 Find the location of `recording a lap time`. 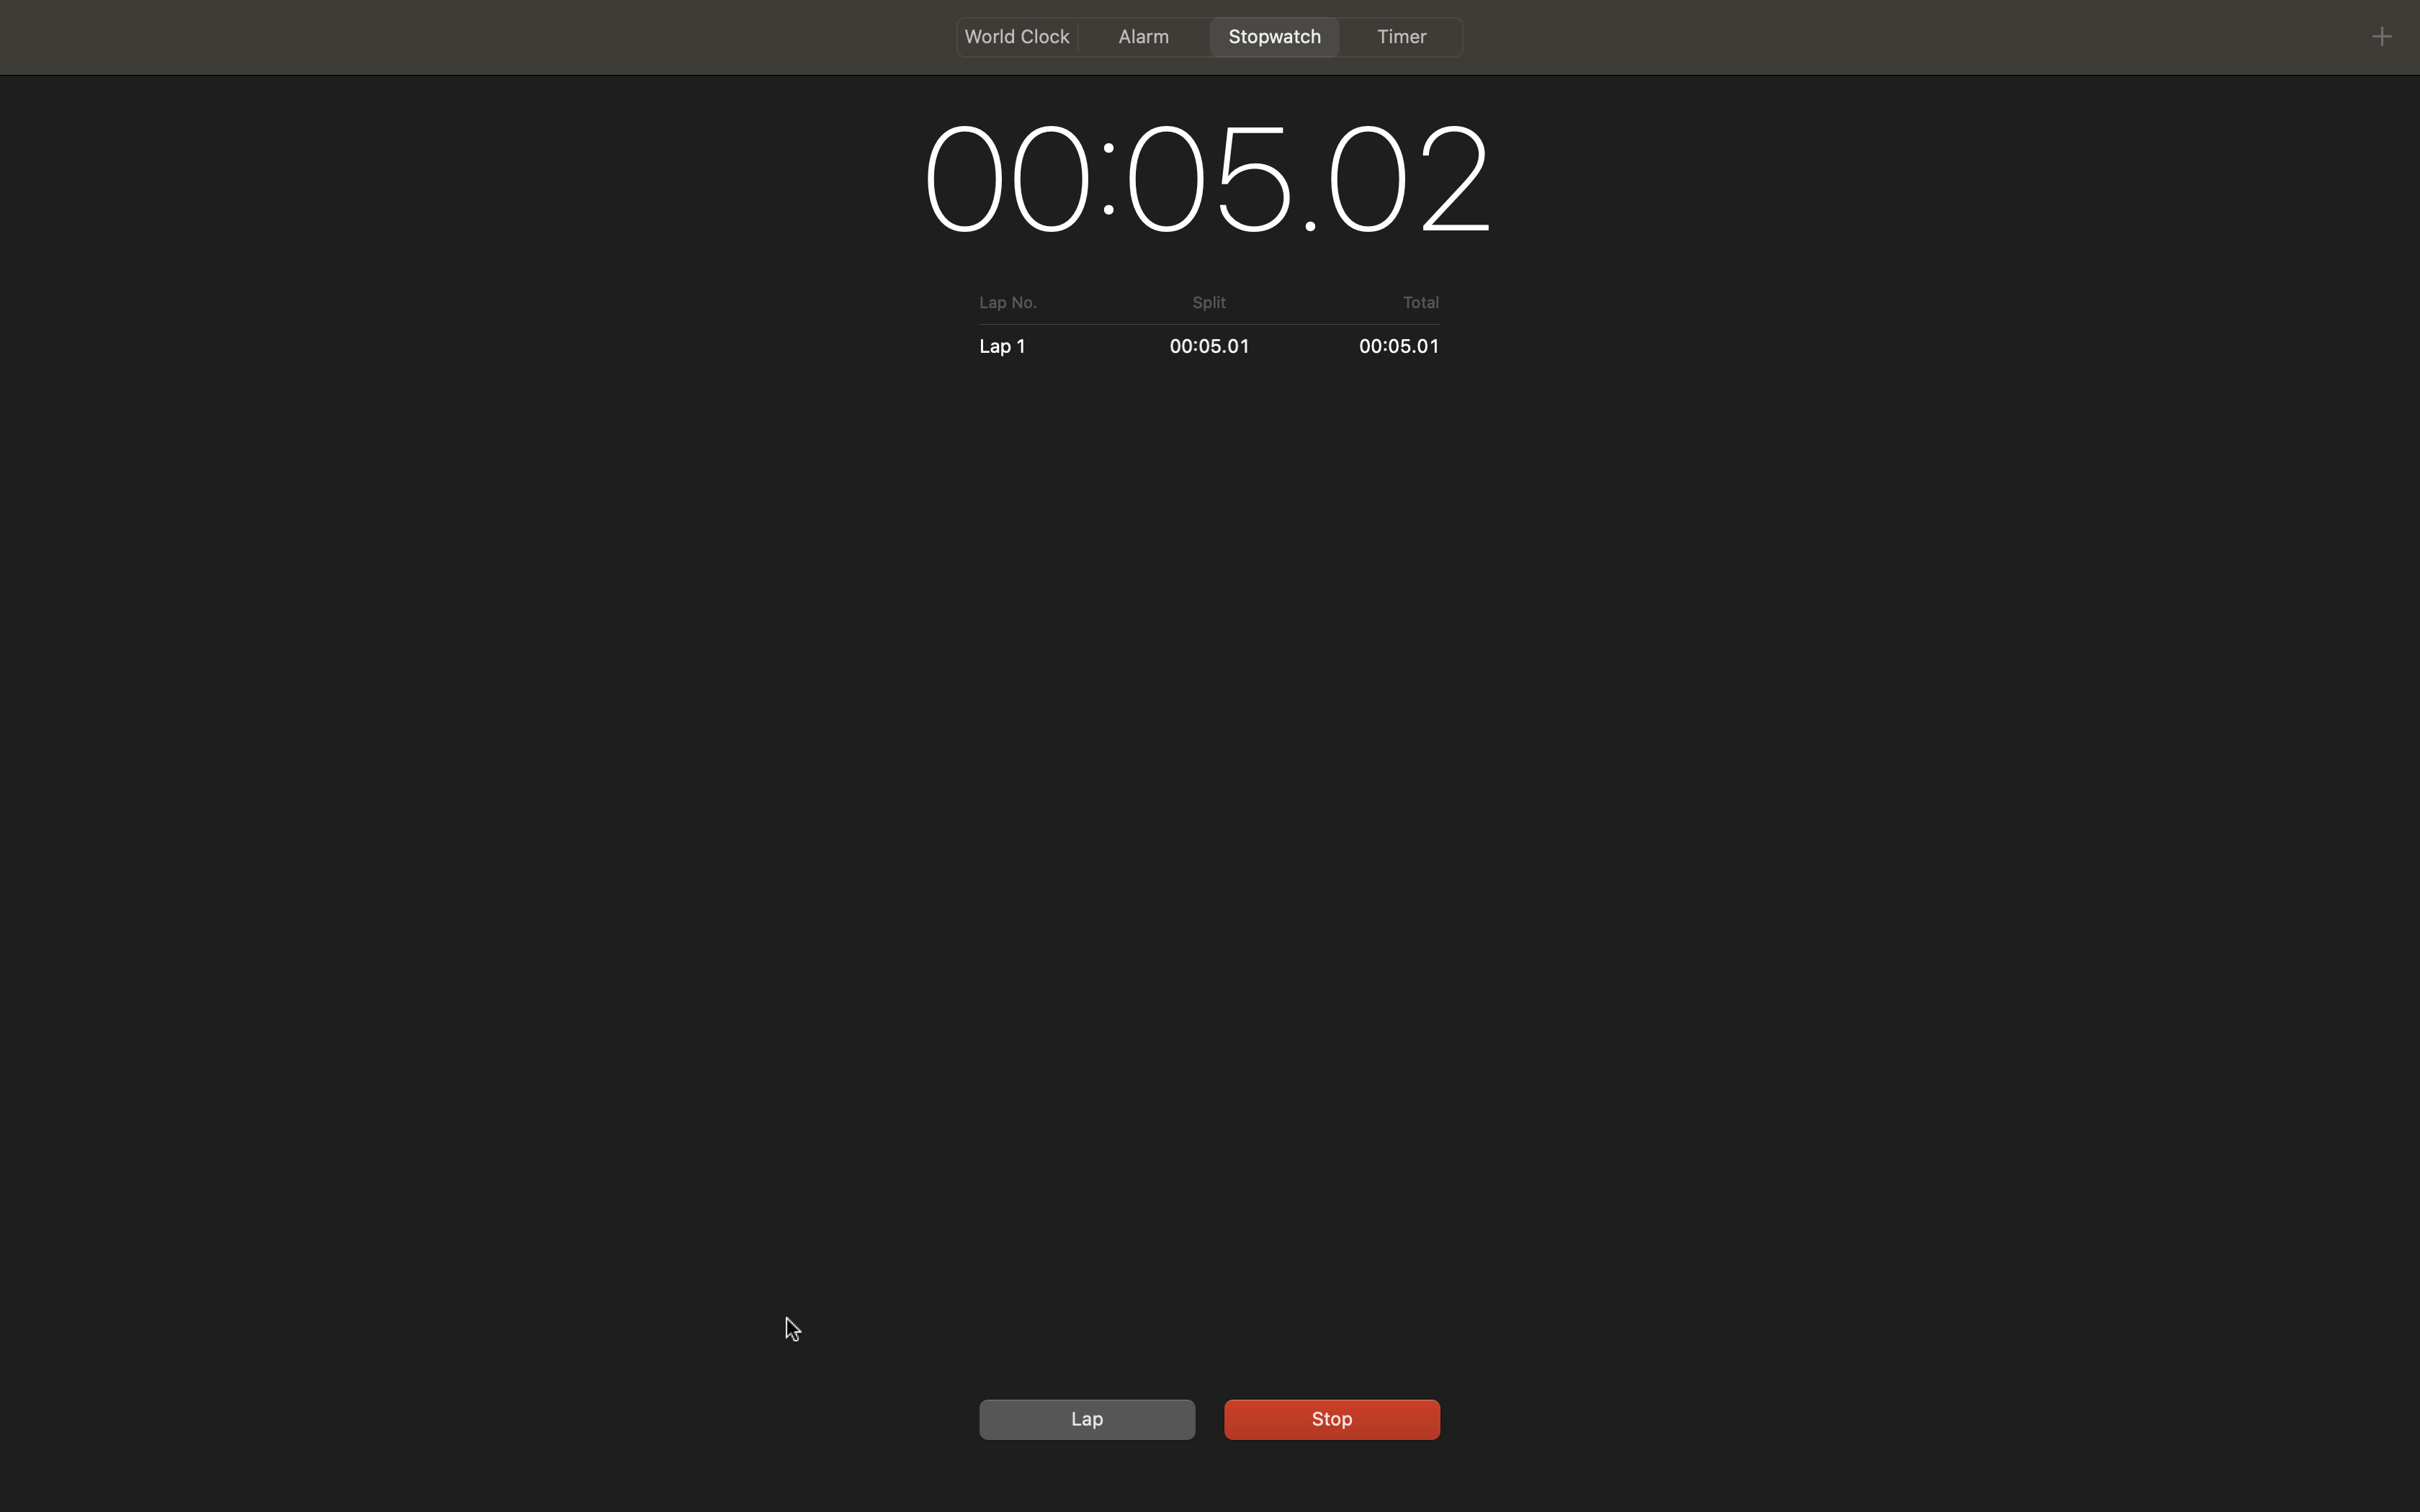

recording a lap time is located at coordinates (1083, 1418).